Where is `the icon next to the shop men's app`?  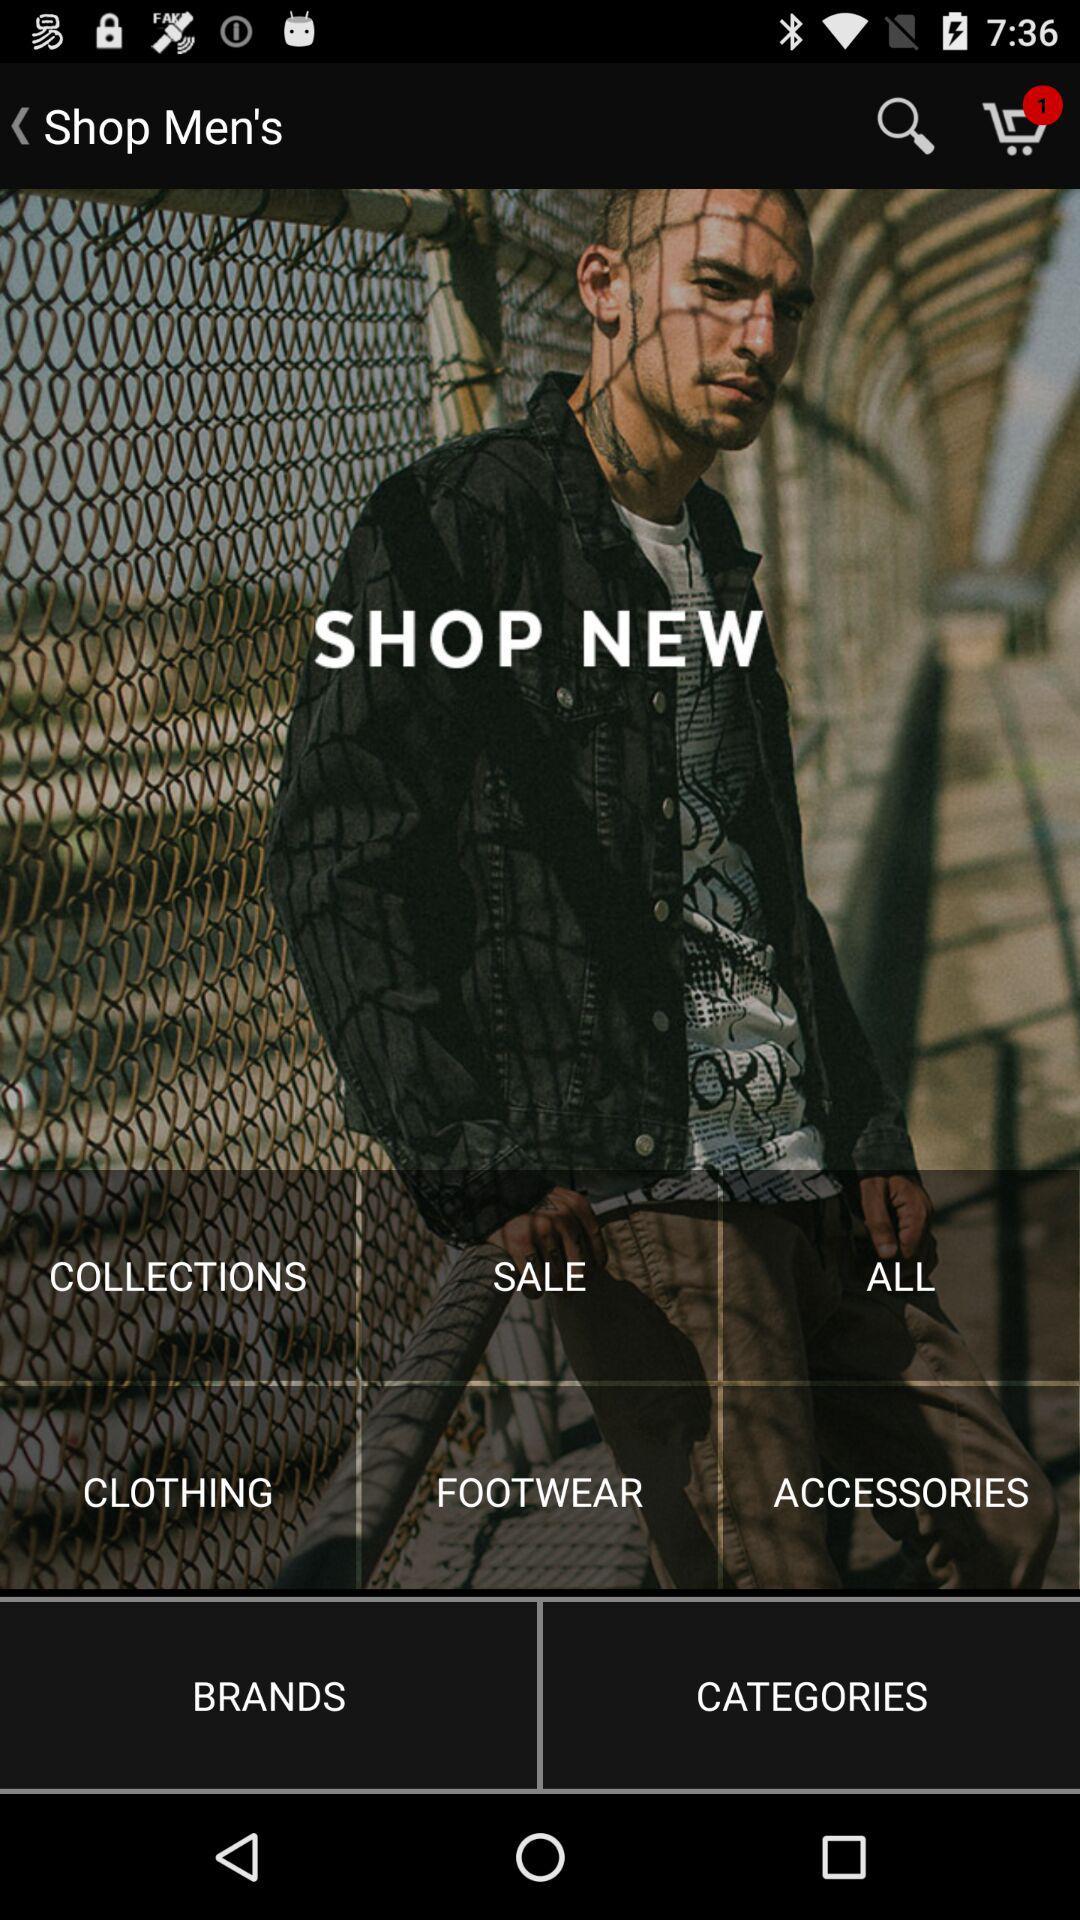
the icon next to the shop men's app is located at coordinates (906, 124).